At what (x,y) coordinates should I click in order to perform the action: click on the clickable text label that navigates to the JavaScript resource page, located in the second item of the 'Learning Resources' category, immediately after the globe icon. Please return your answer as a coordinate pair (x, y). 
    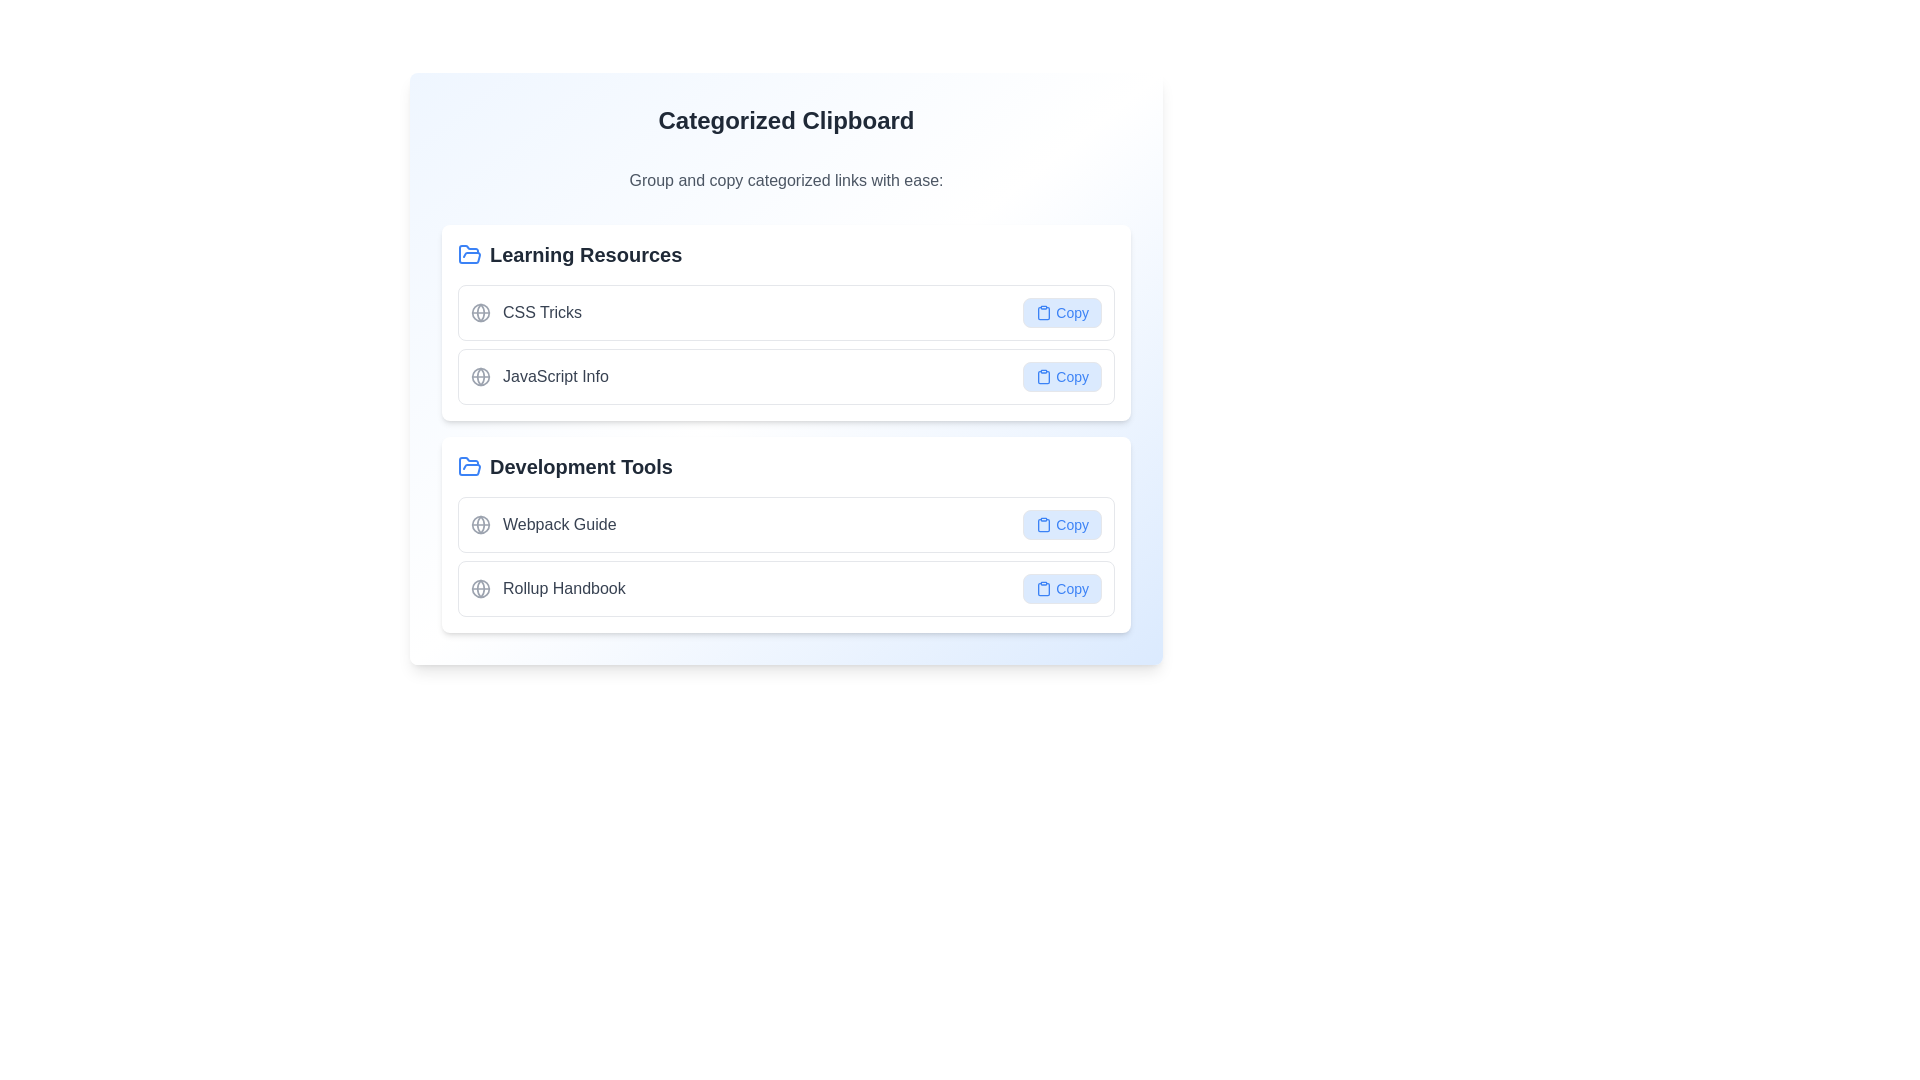
    Looking at the image, I should click on (555, 377).